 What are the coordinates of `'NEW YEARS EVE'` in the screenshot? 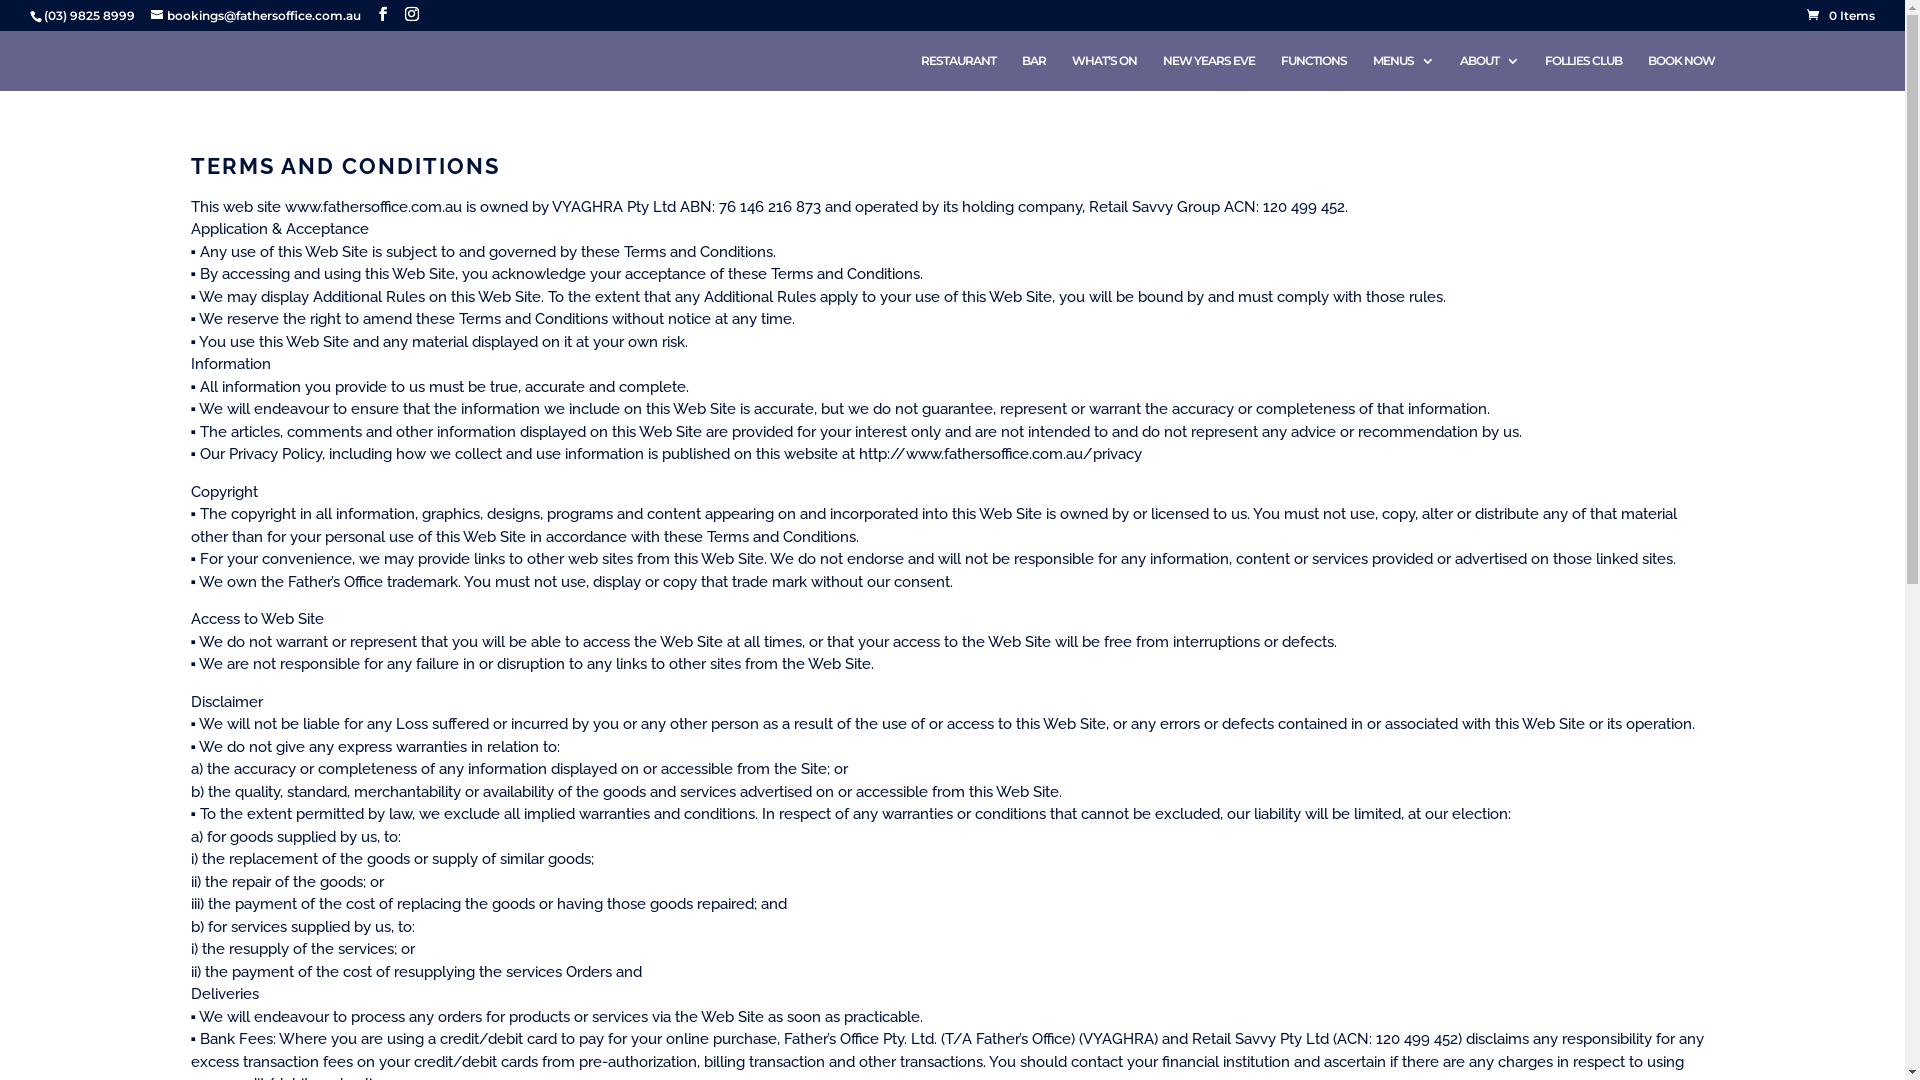 It's located at (1207, 71).